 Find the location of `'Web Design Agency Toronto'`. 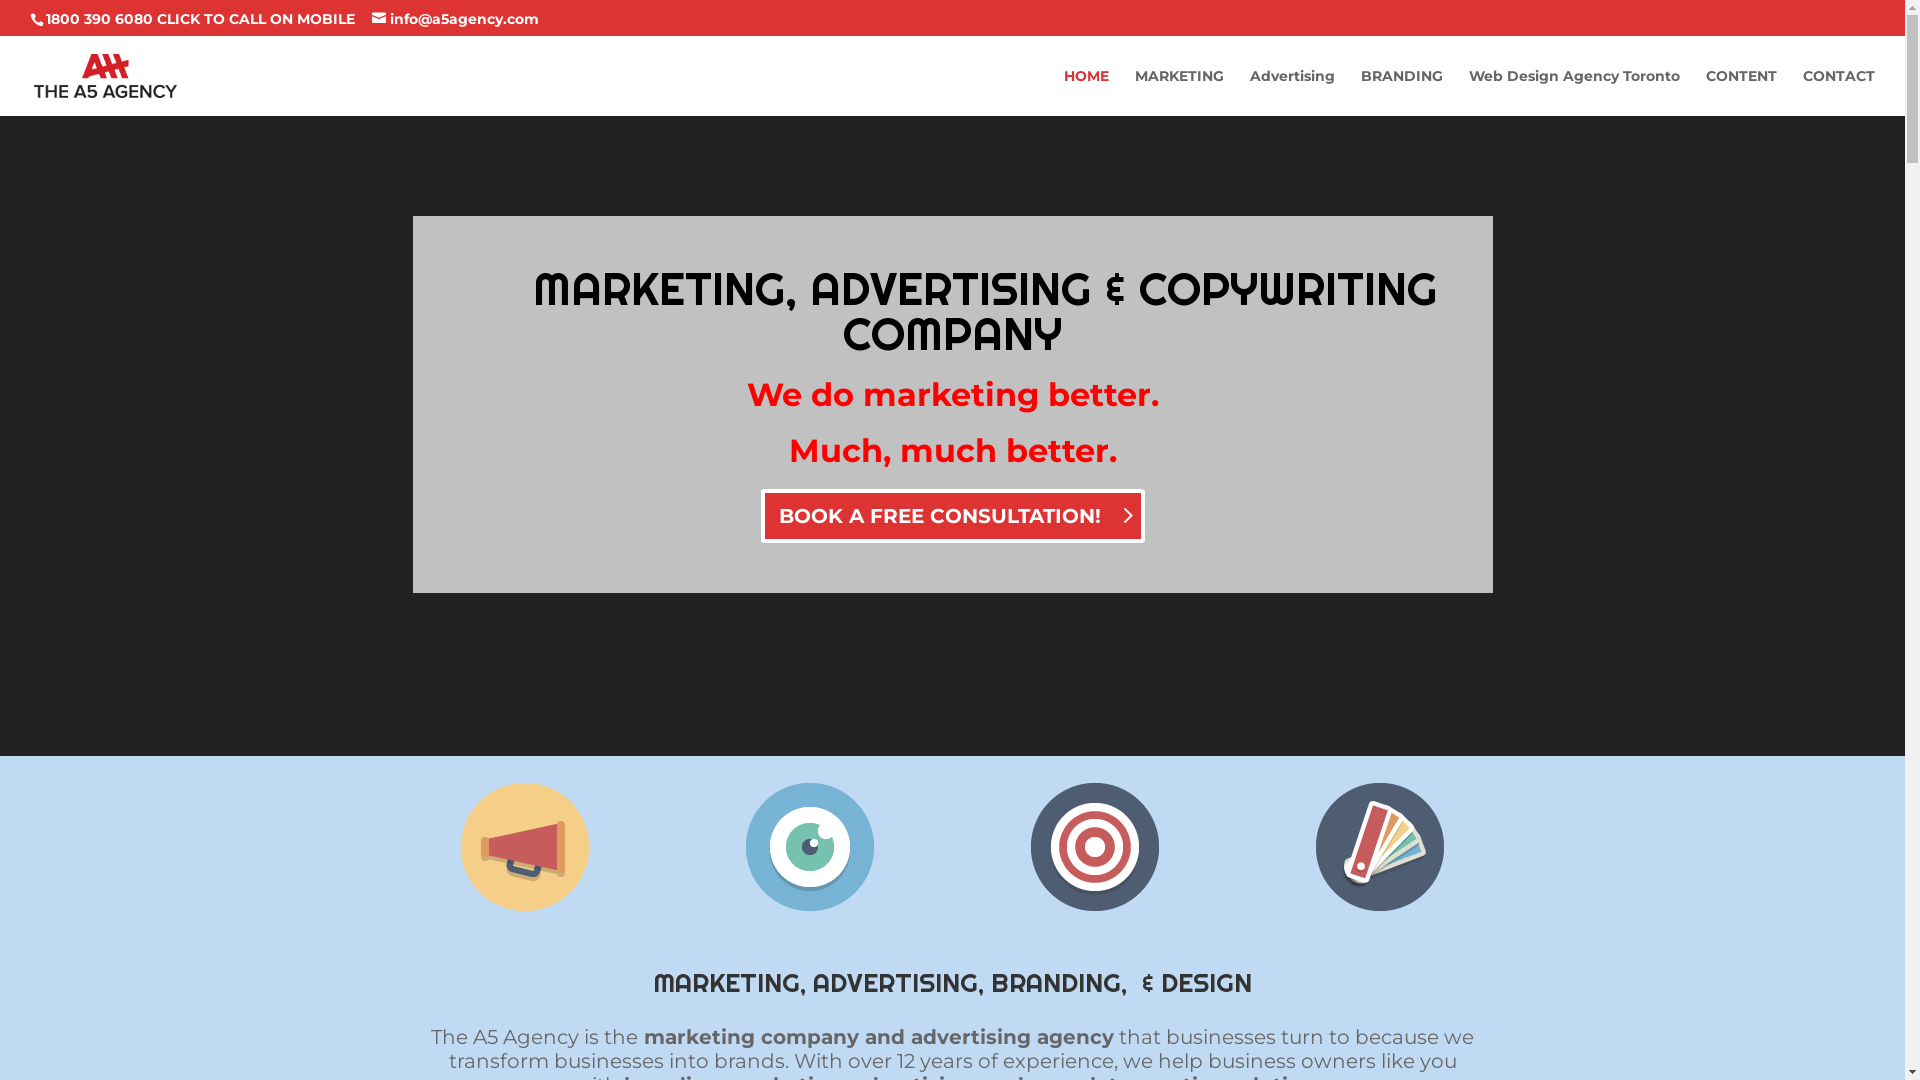

'Web Design Agency Toronto' is located at coordinates (1573, 92).